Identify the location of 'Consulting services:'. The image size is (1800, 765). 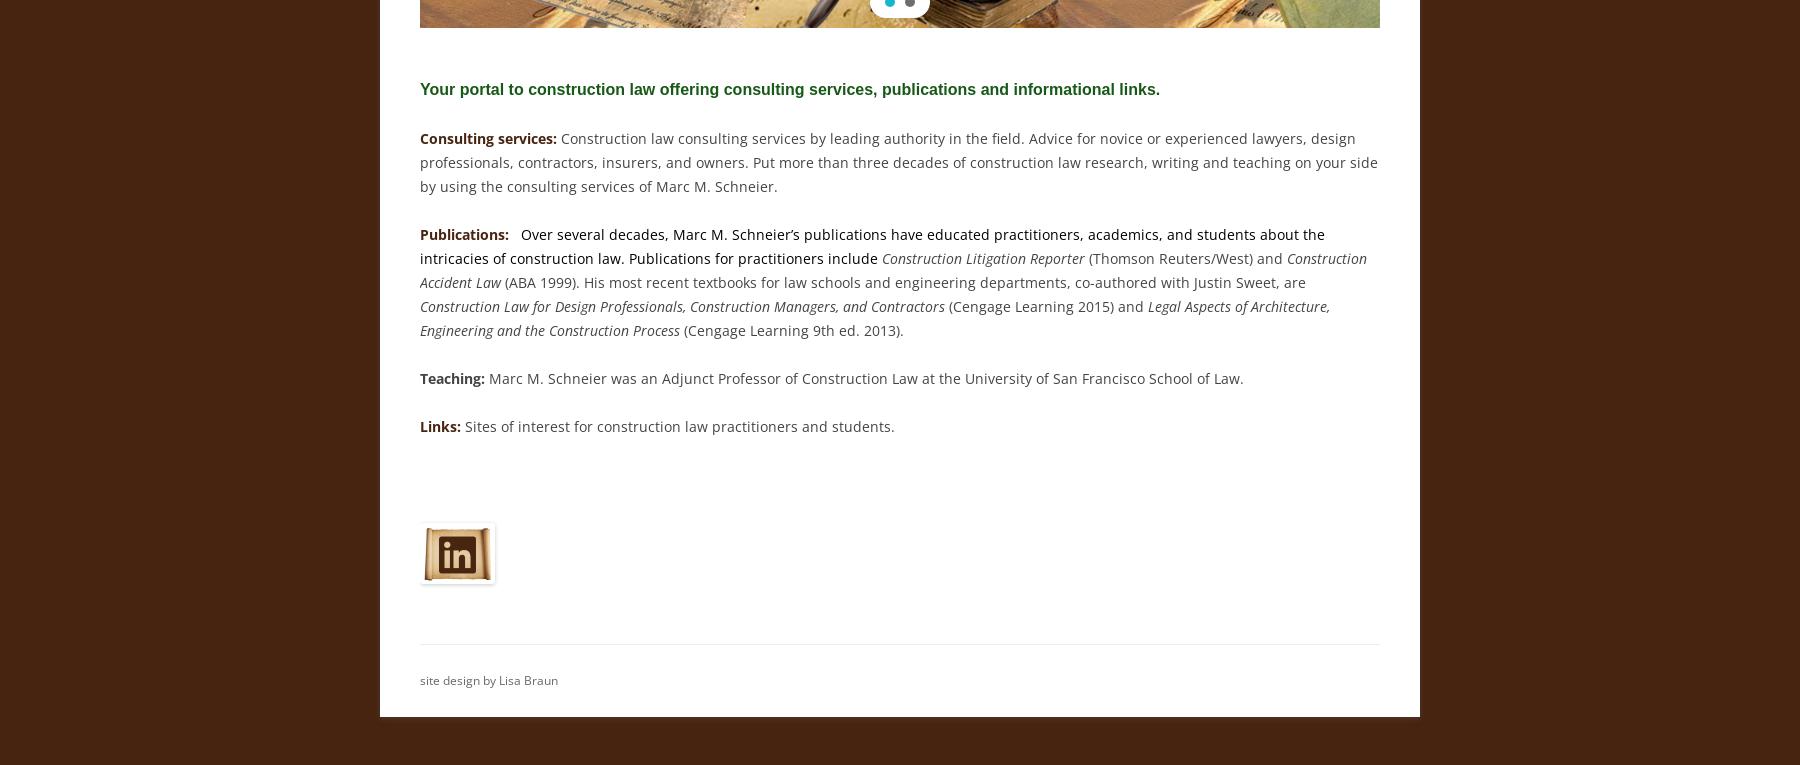
(487, 138).